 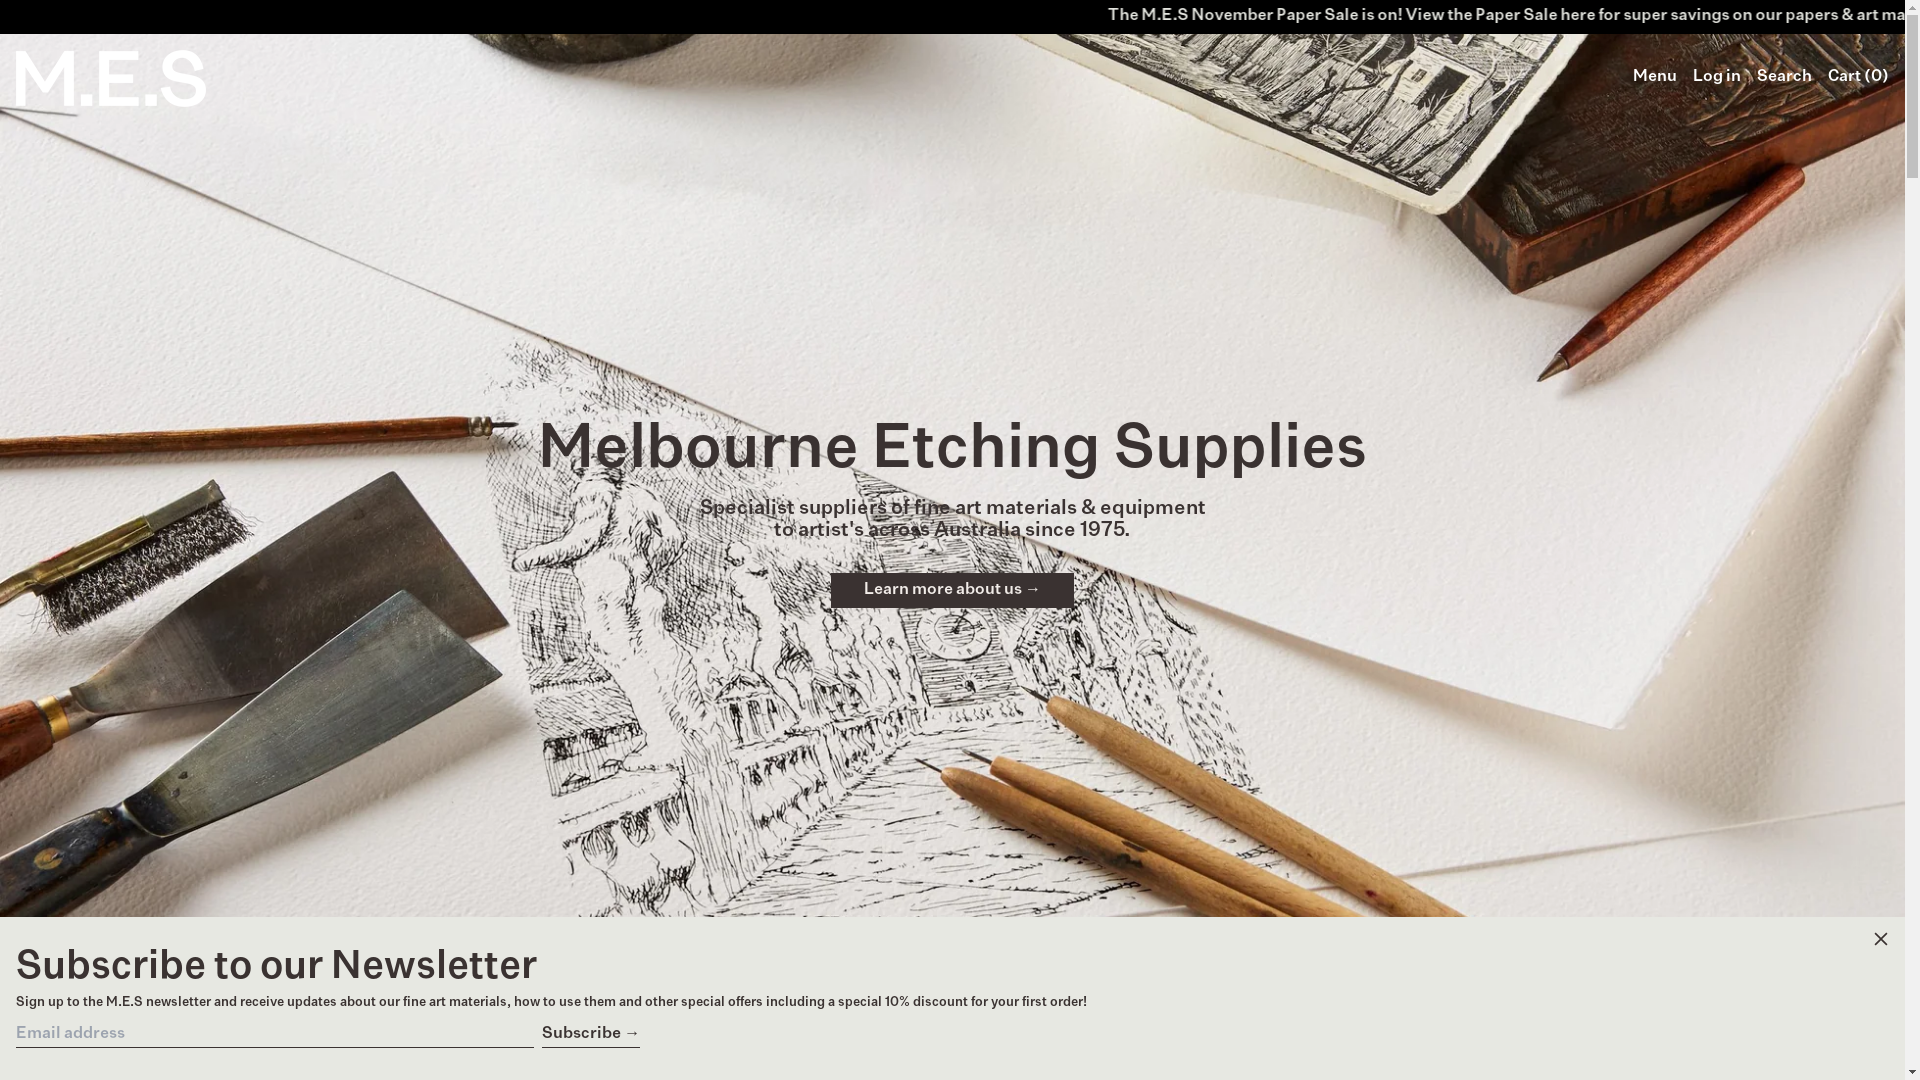 I want to click on 'Menu', so click(x=1632, y=76).